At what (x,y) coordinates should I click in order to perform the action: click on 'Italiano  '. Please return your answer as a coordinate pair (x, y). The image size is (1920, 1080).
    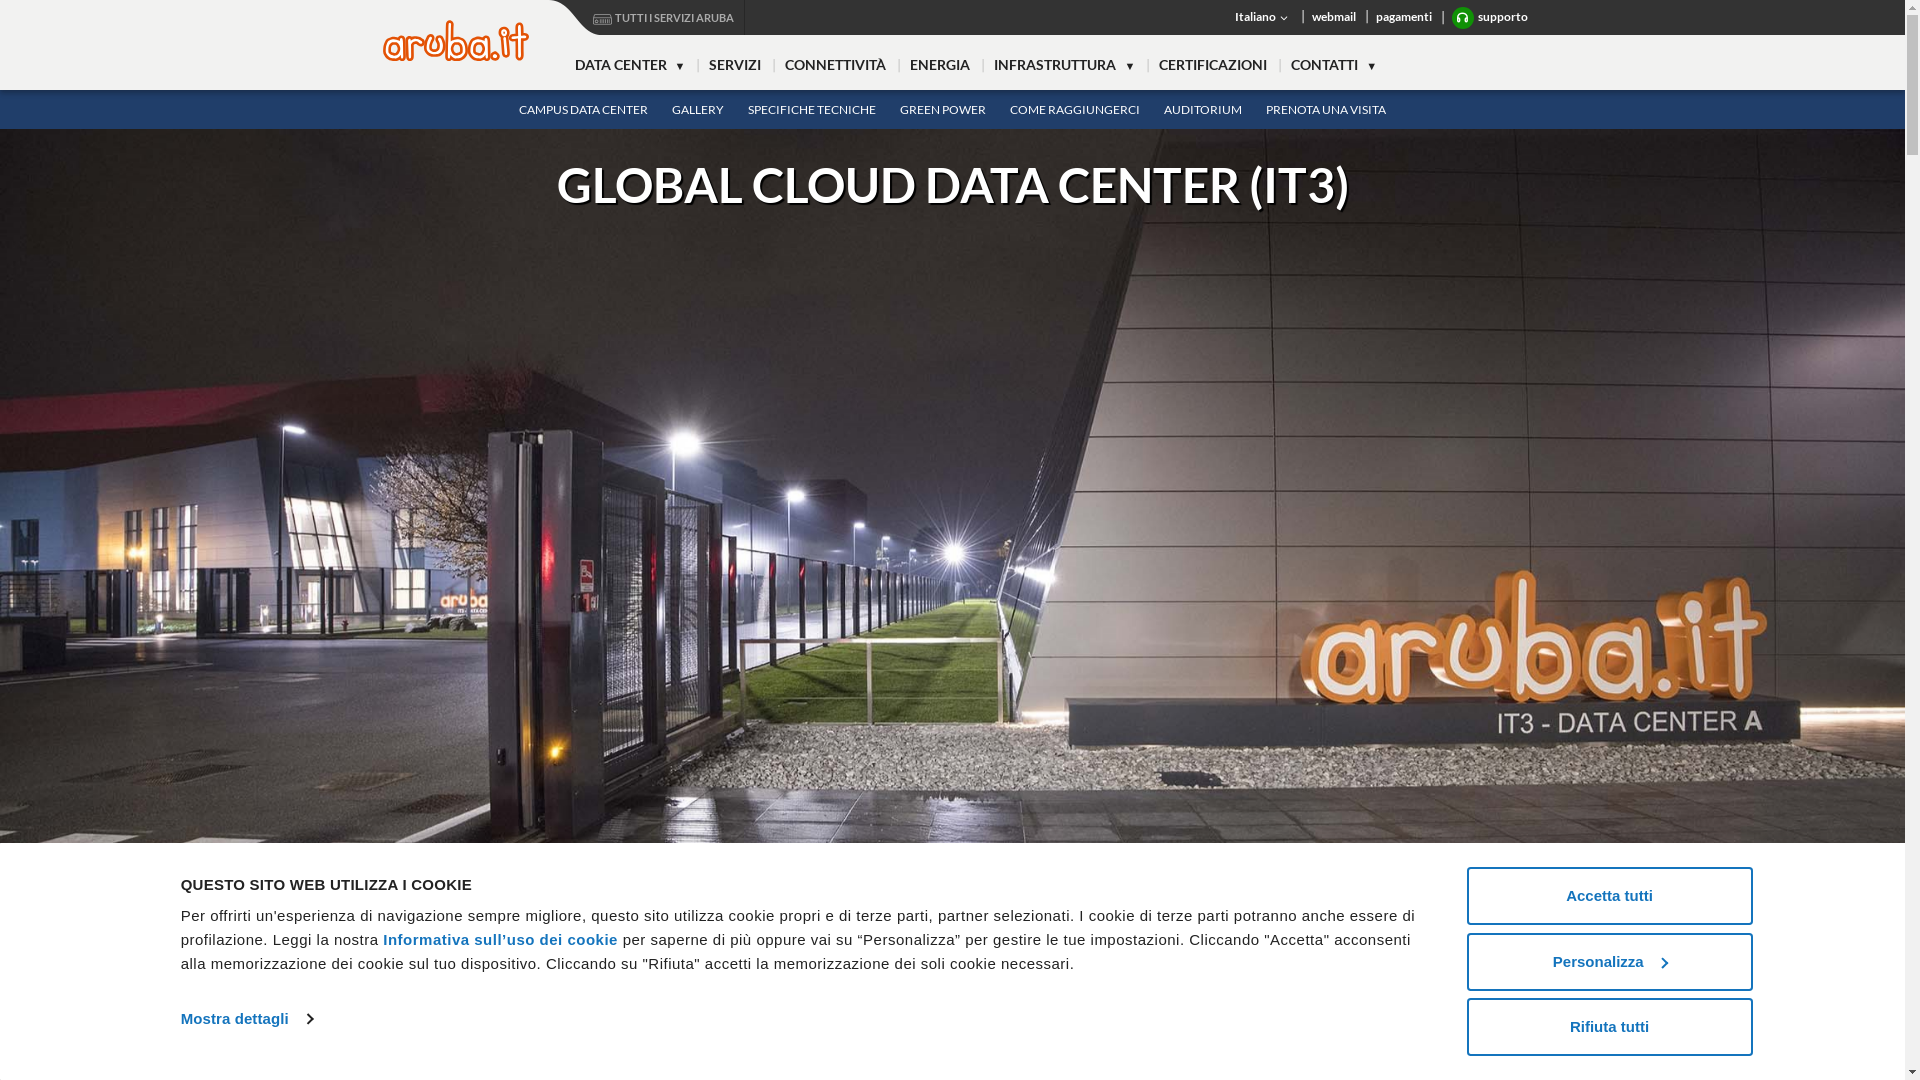
    Looking at the image, I should click on (1261, 16).